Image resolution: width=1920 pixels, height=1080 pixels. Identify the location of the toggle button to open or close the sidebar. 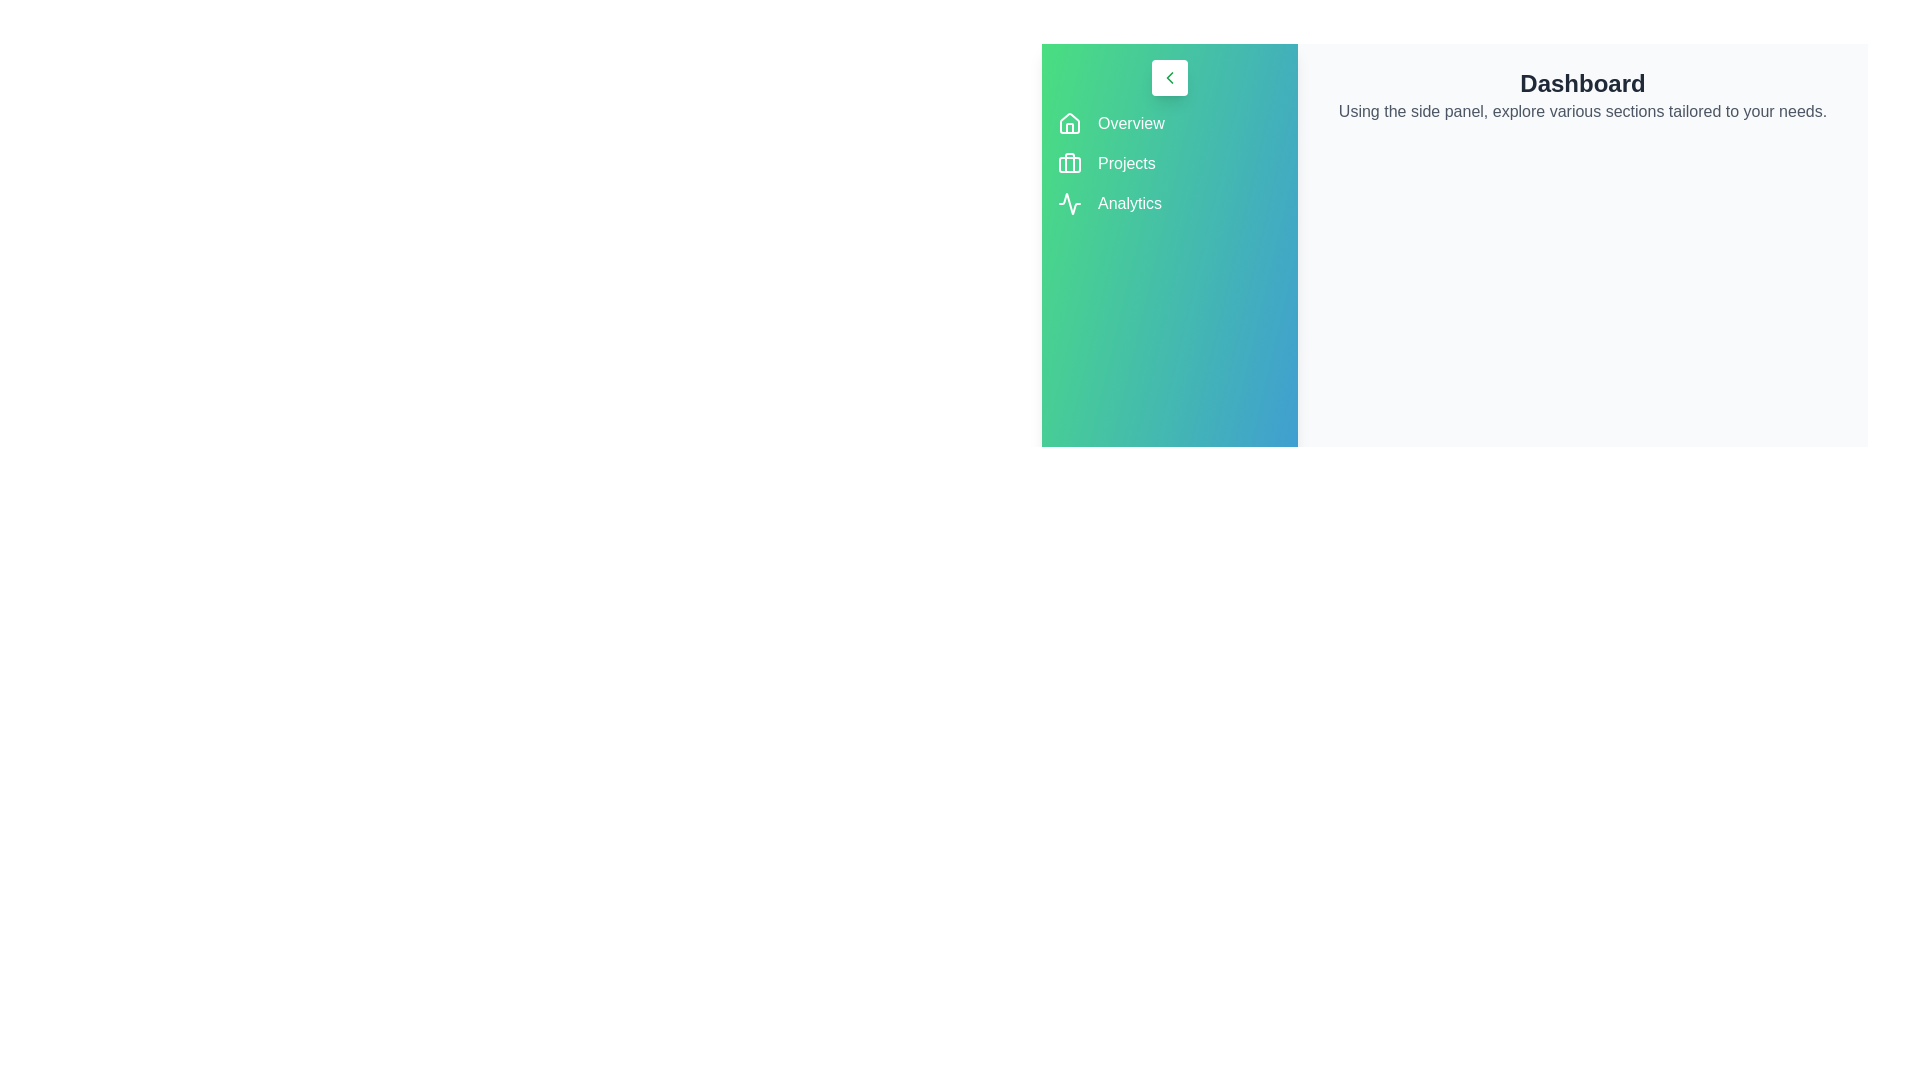
(1170, 76).